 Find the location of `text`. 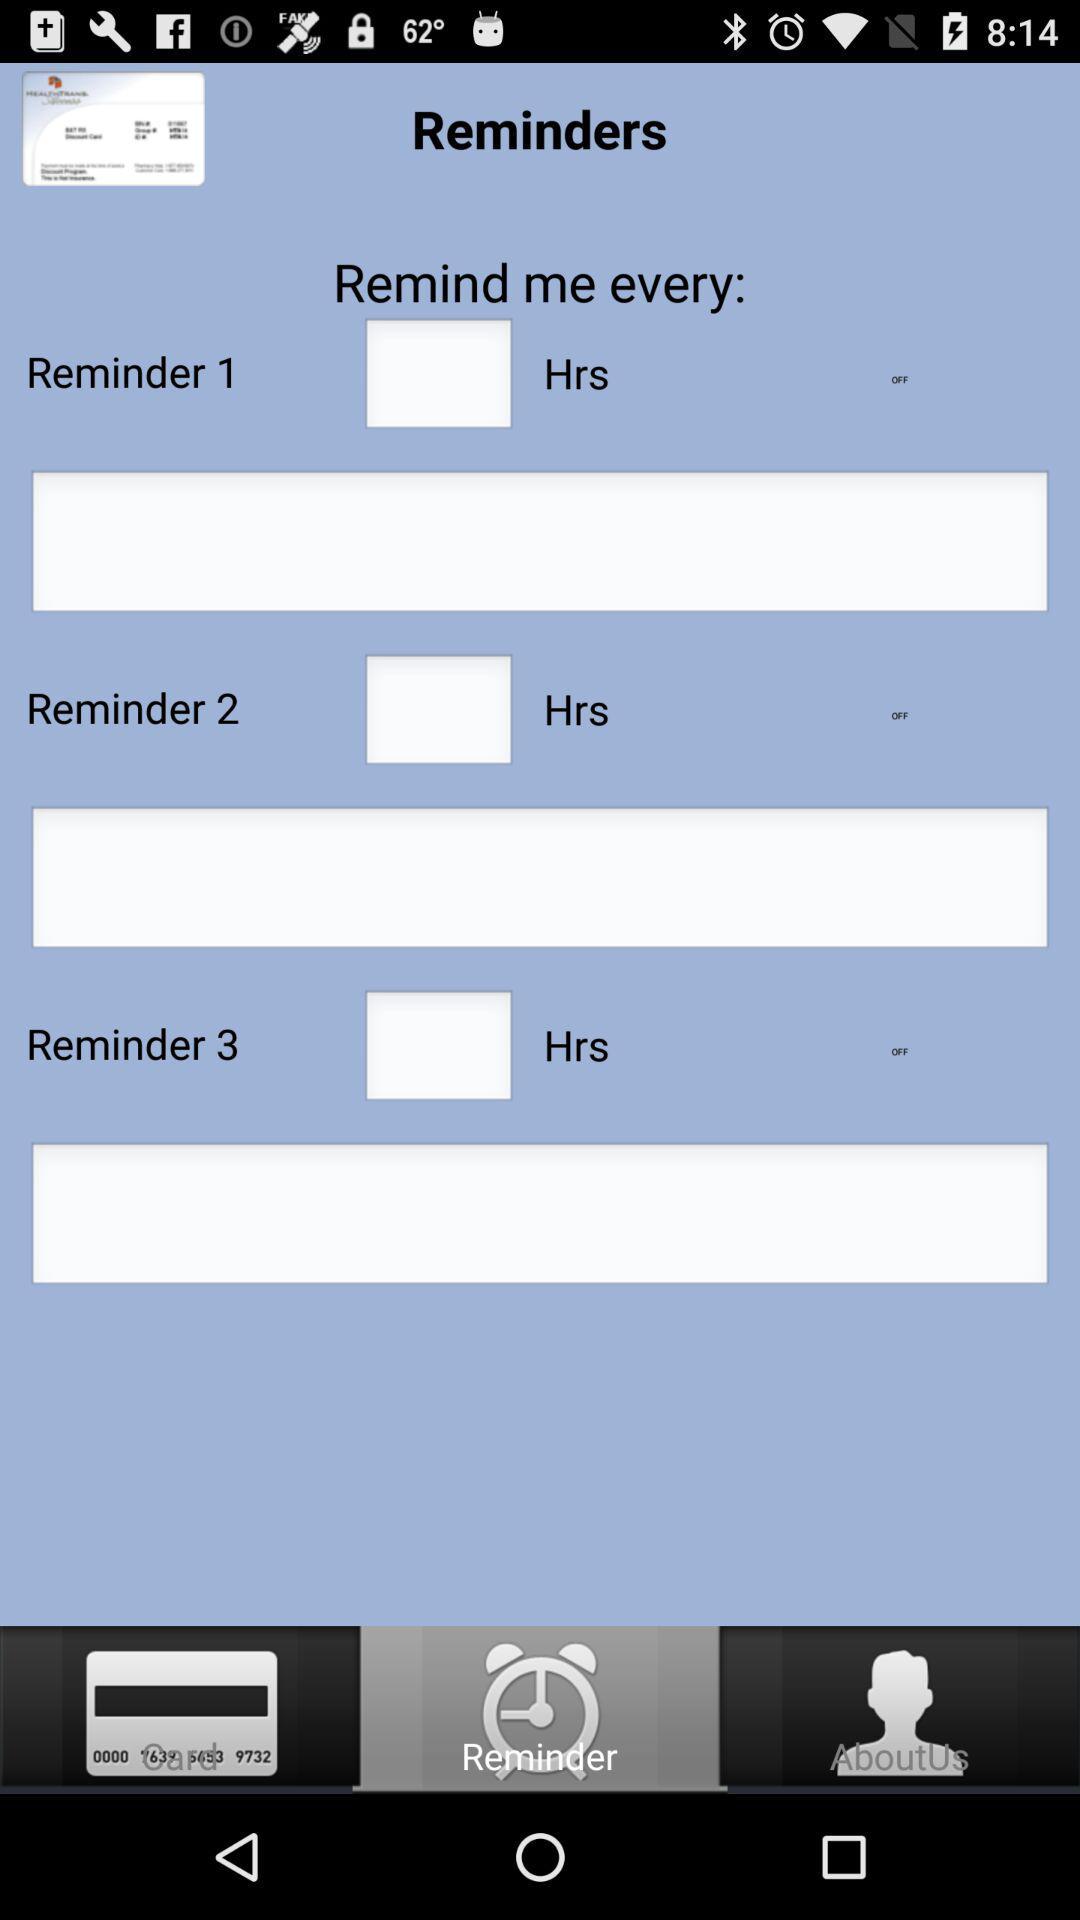

text is located at coordinates (540, 1218).